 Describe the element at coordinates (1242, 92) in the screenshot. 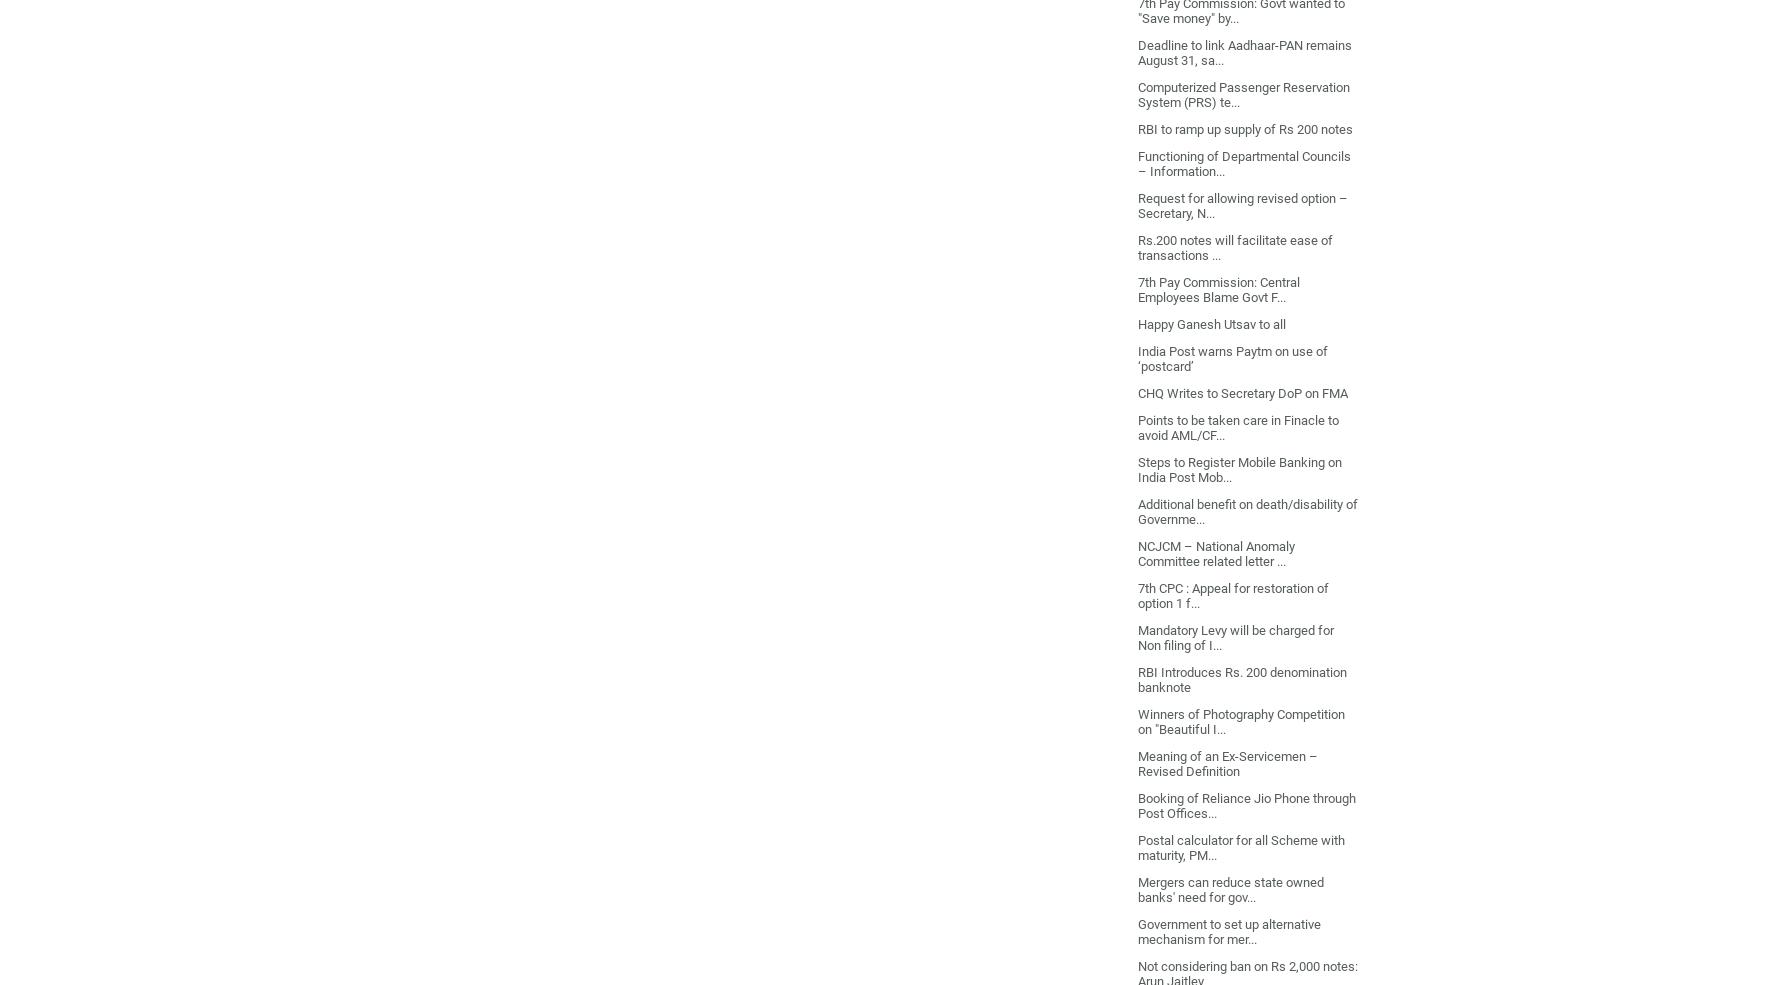

I see `'Computerized Passenger Reservation System (PRS) te...'` at that location.